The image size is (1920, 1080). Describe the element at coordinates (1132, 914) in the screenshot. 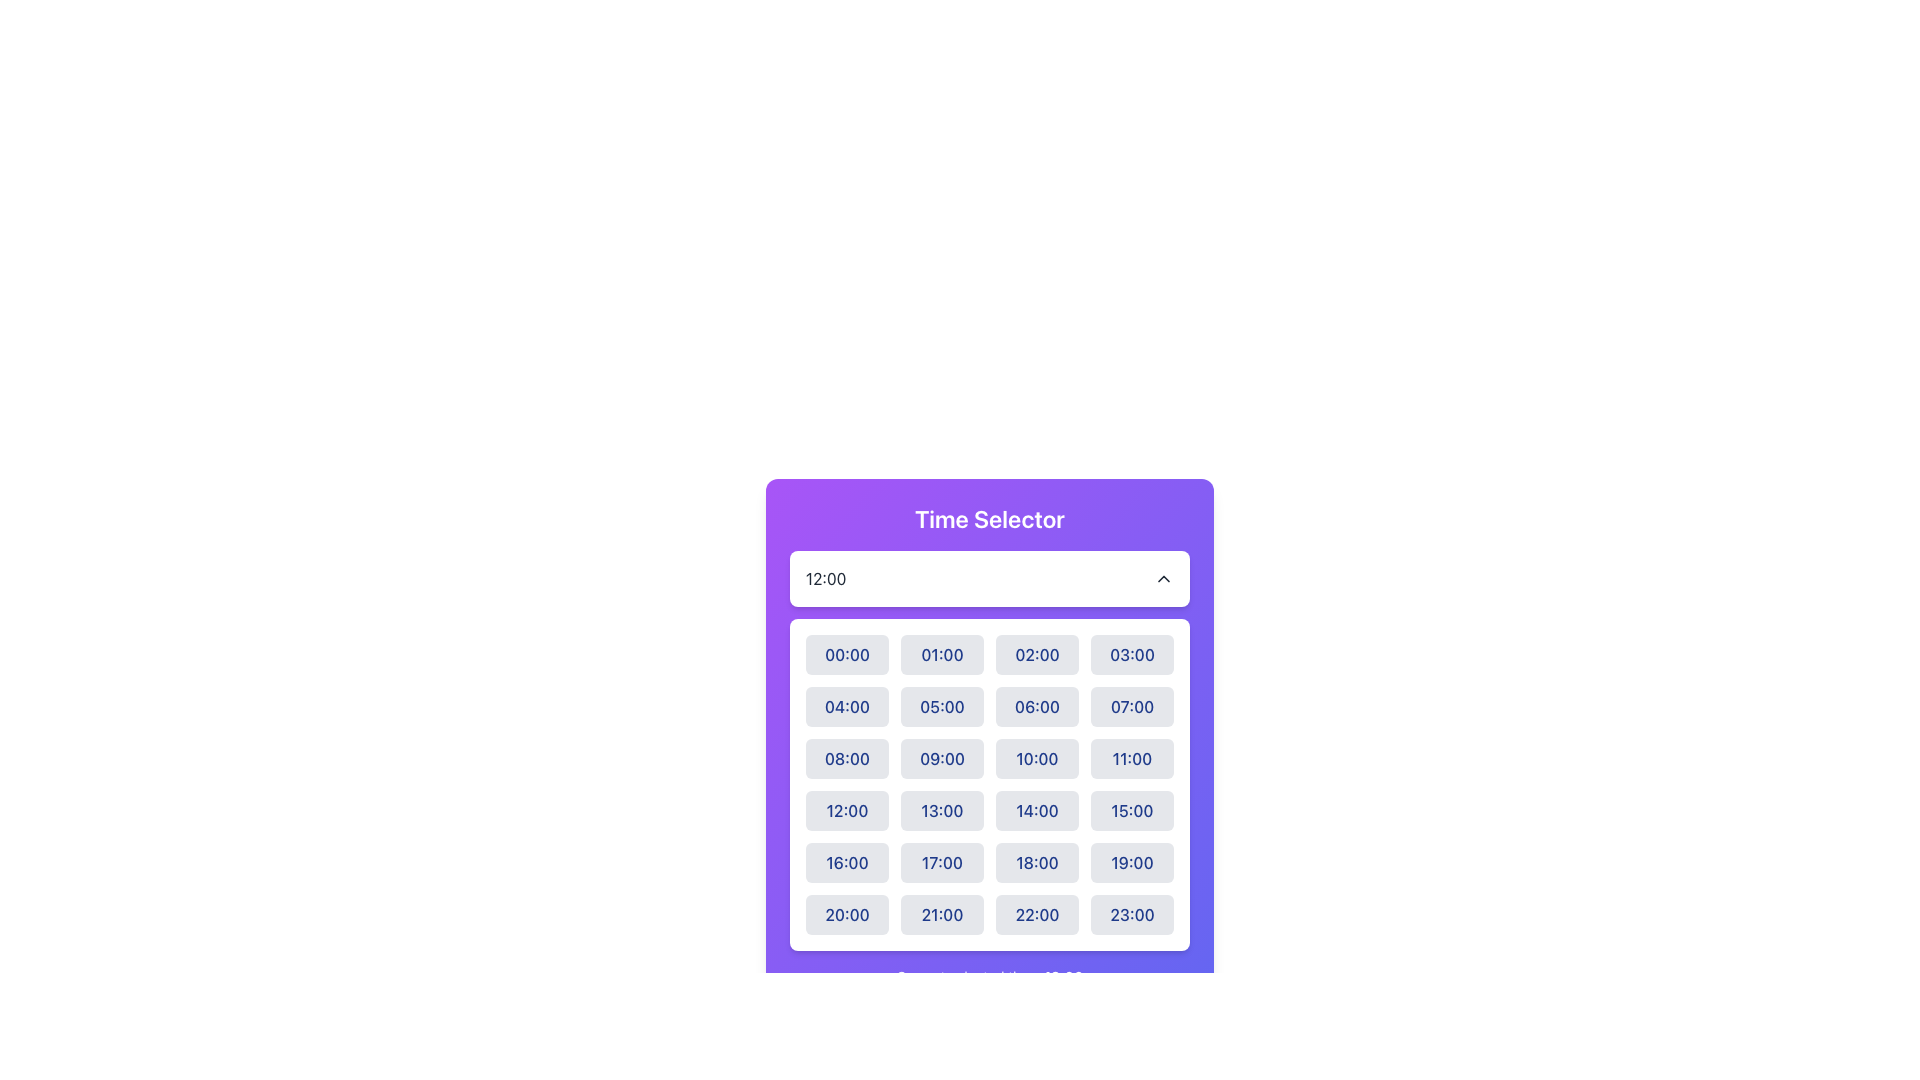

I see `the button labeled '23:00' with a light gray background and blue text, located in the last row and fourth column of a 4x6 grid layout` at that location.